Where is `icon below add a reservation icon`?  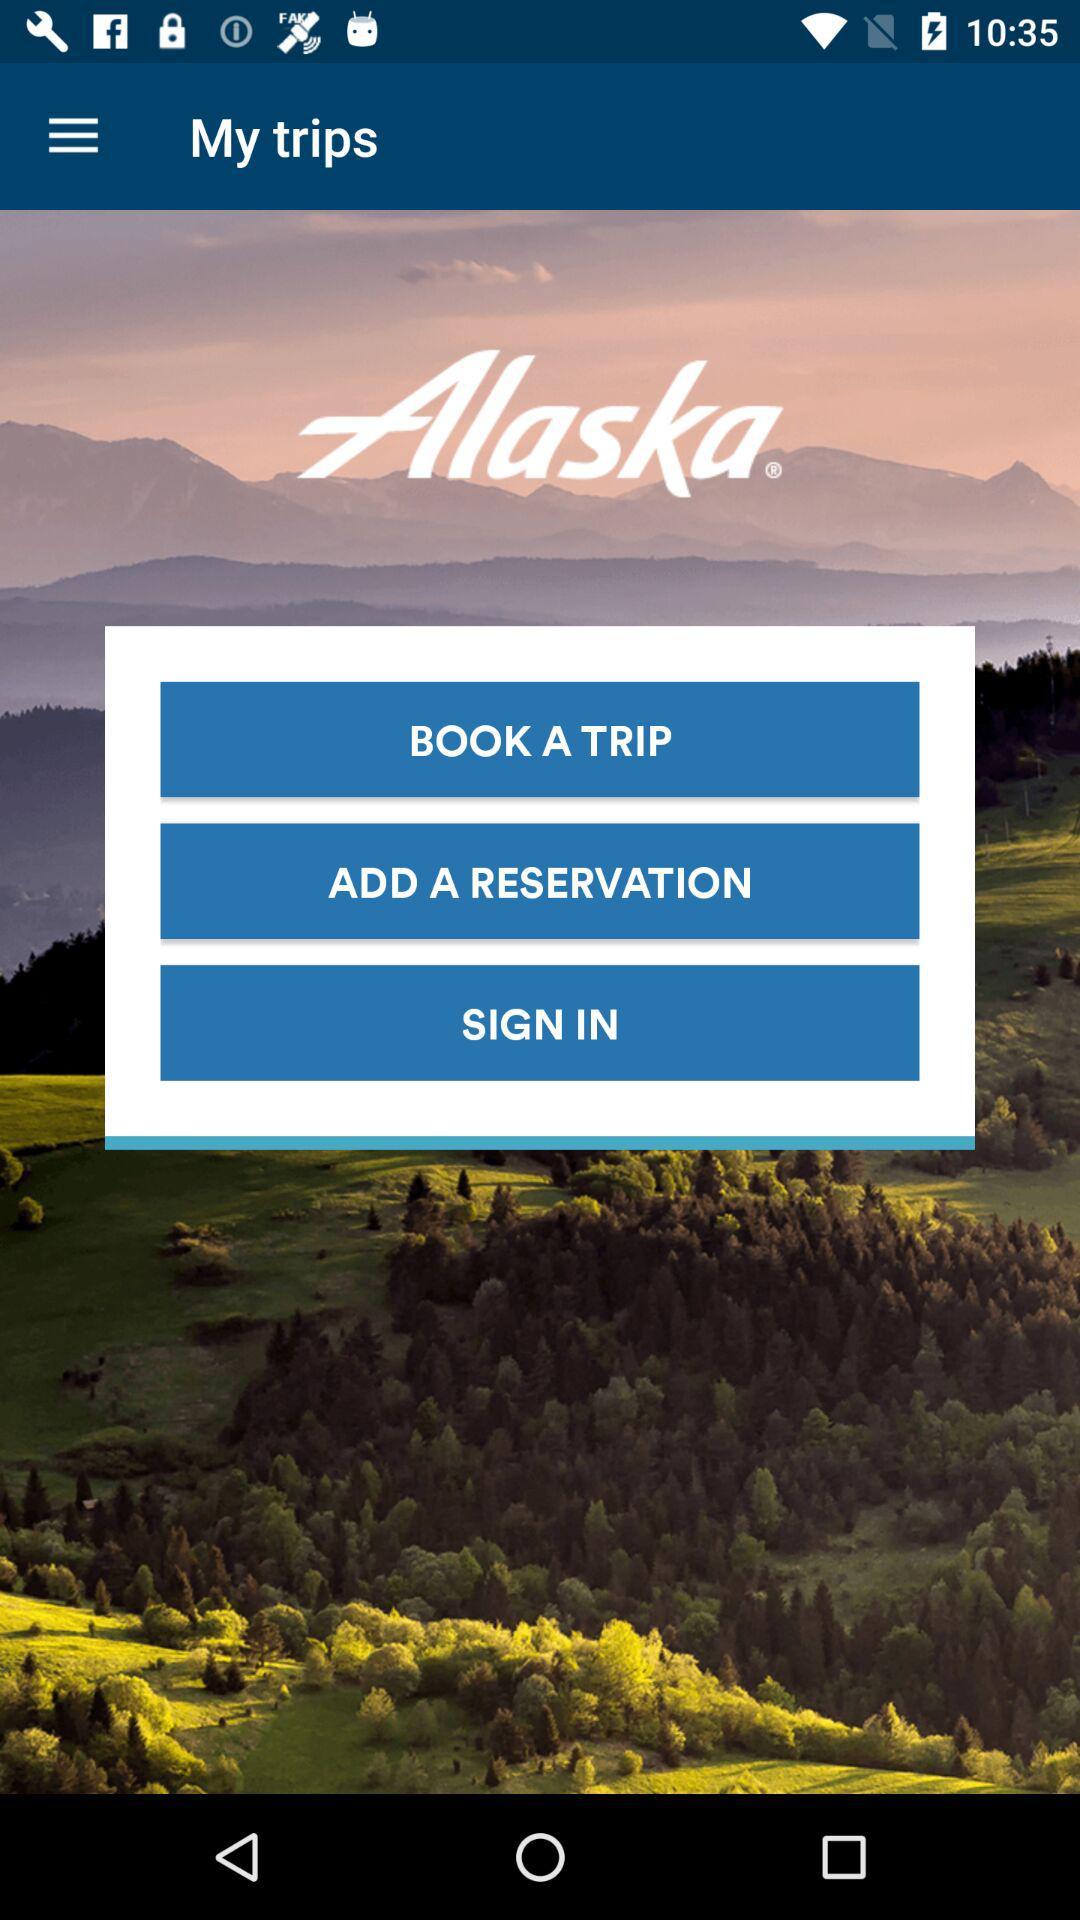
icon below add a reservation icon is located at coordinates (540, 1022).